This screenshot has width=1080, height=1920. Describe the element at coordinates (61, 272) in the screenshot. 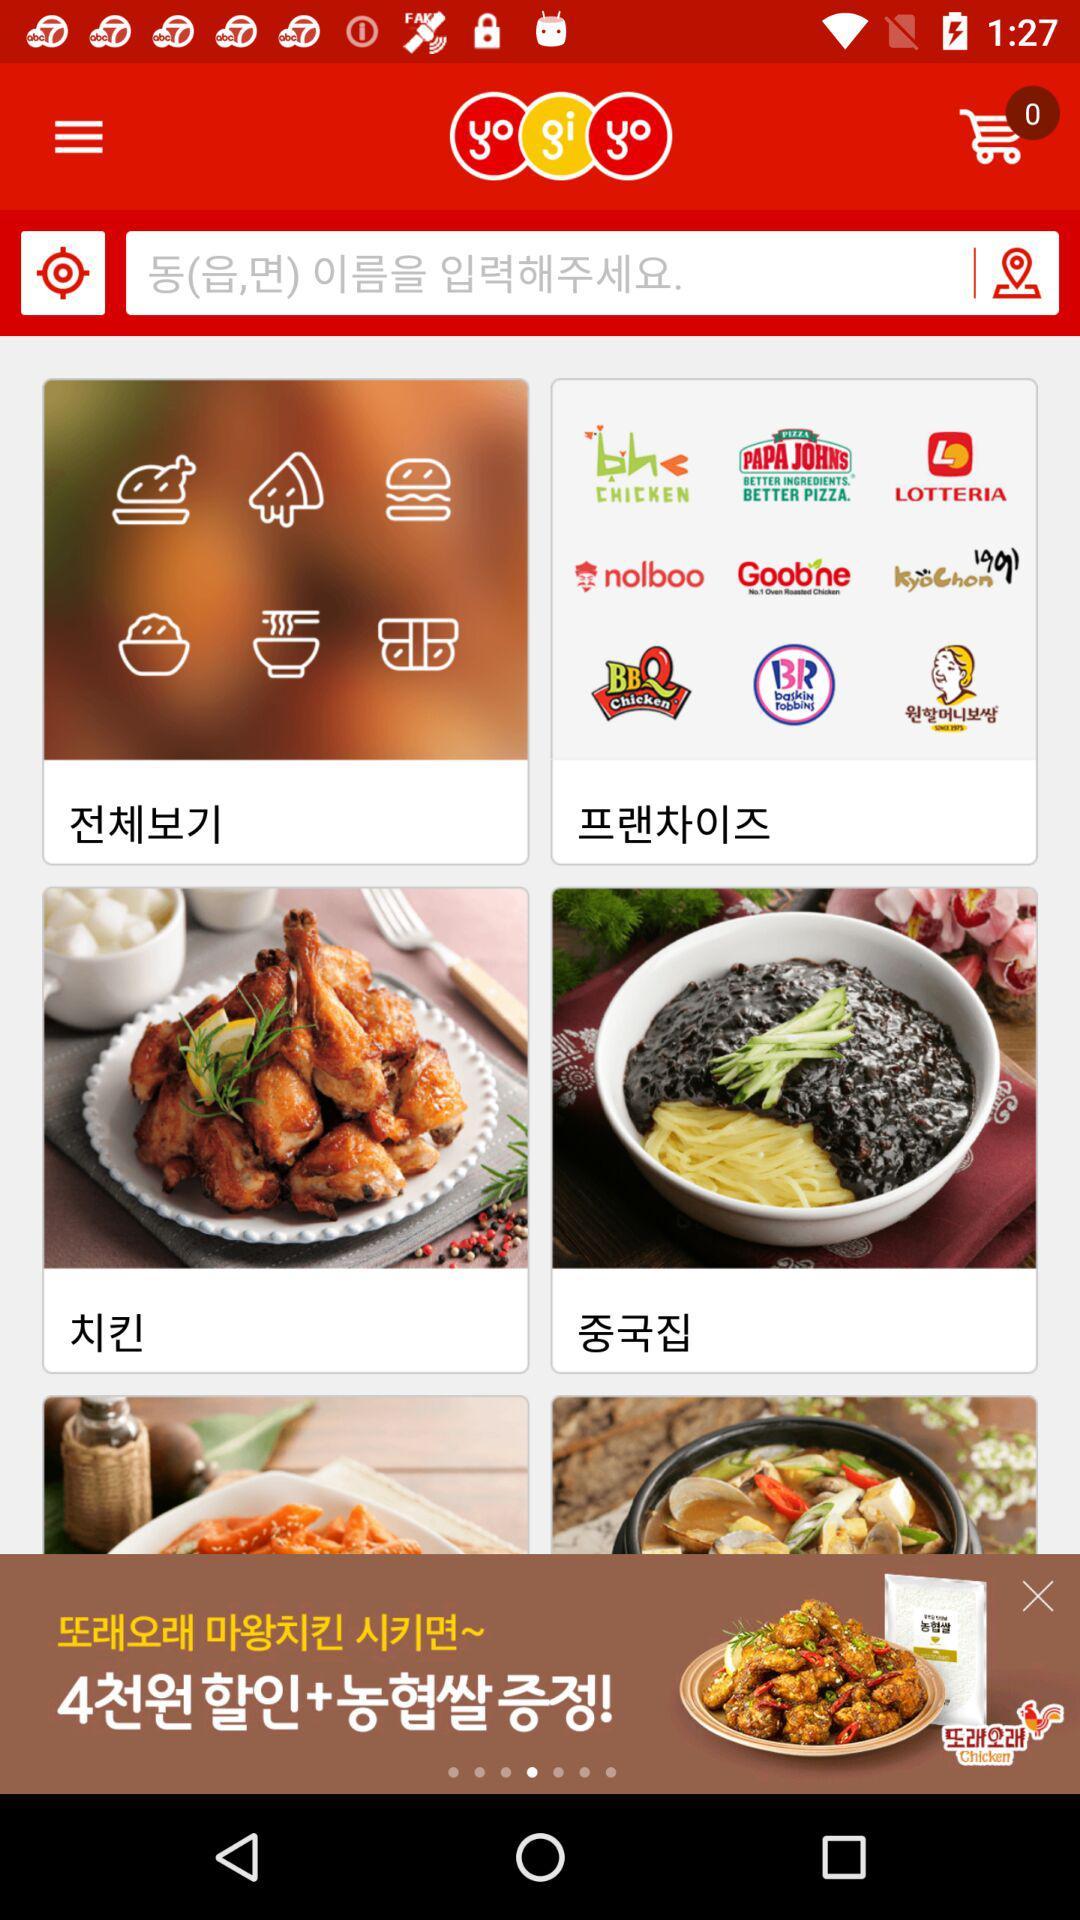

I see `the location_crosshair icon` at that location.